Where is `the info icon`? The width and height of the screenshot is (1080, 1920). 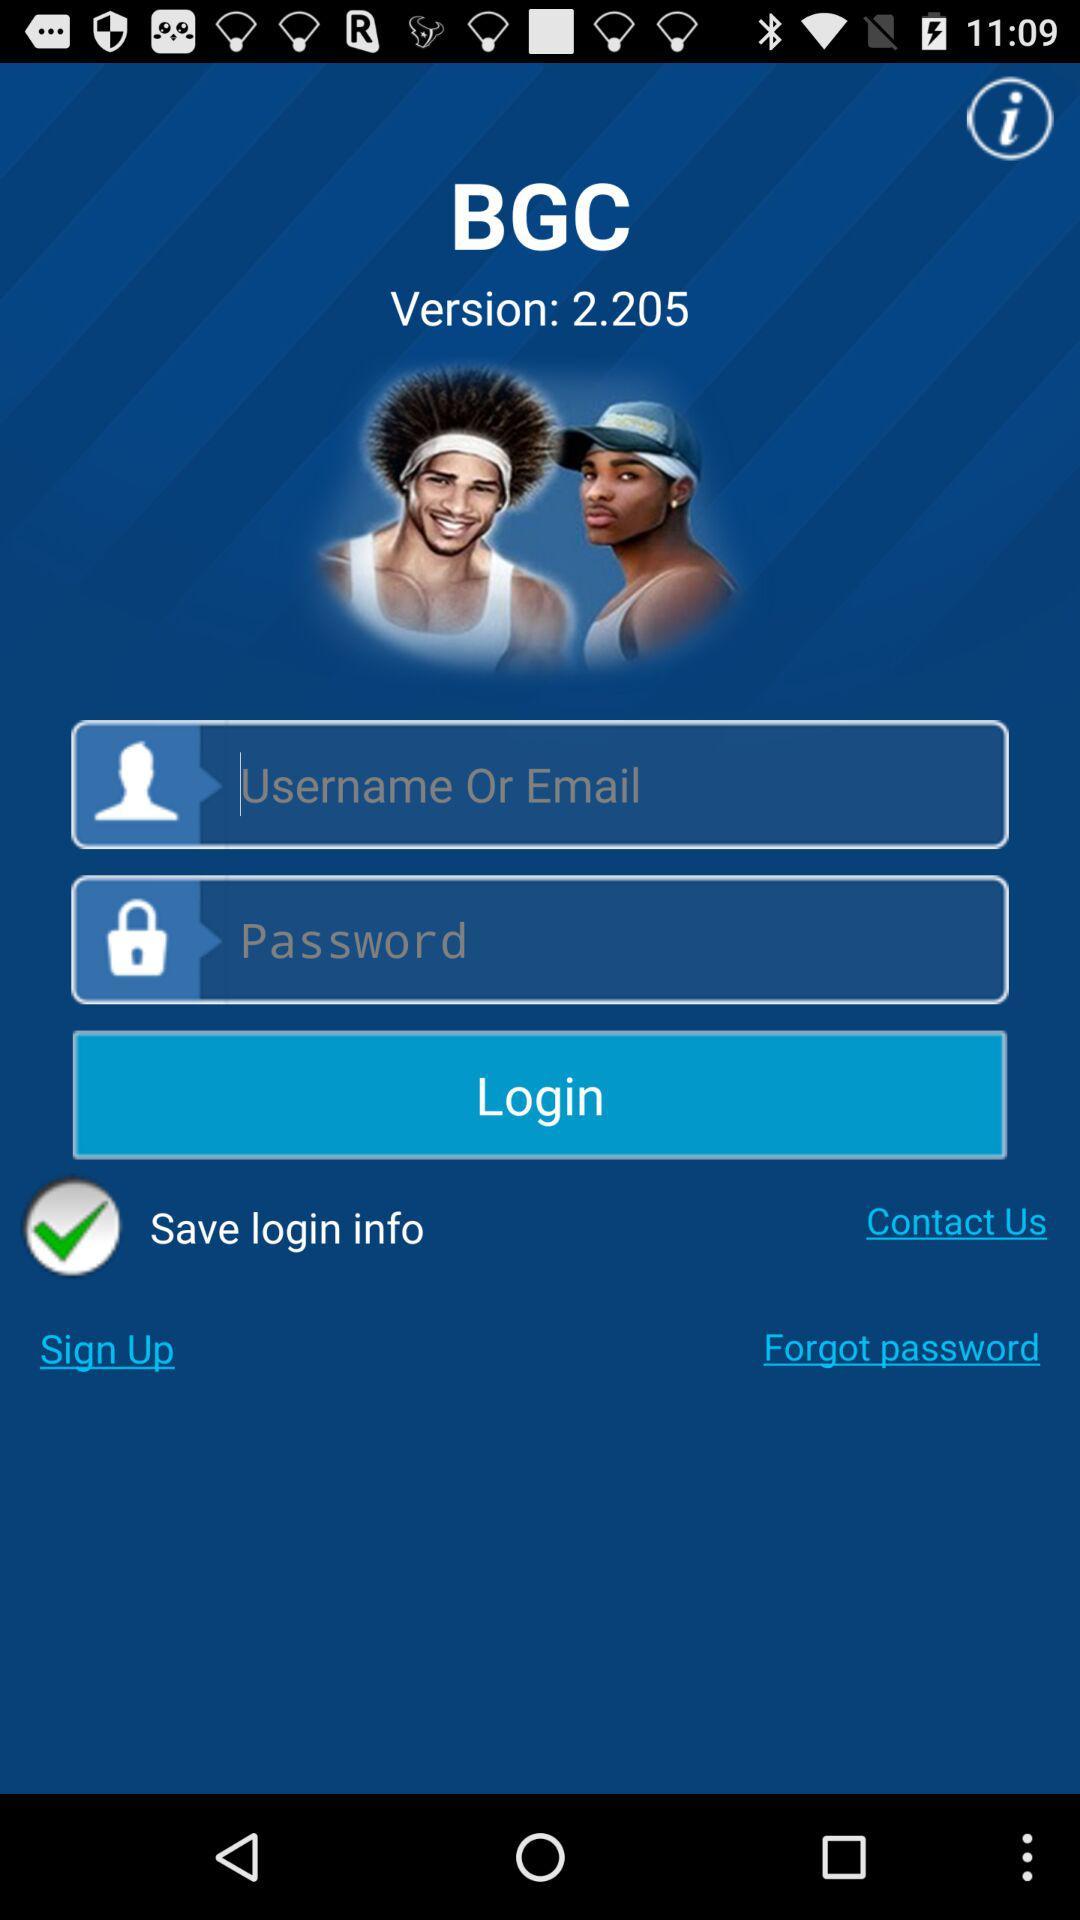
the info icon is located at coordinates (1010, 125).